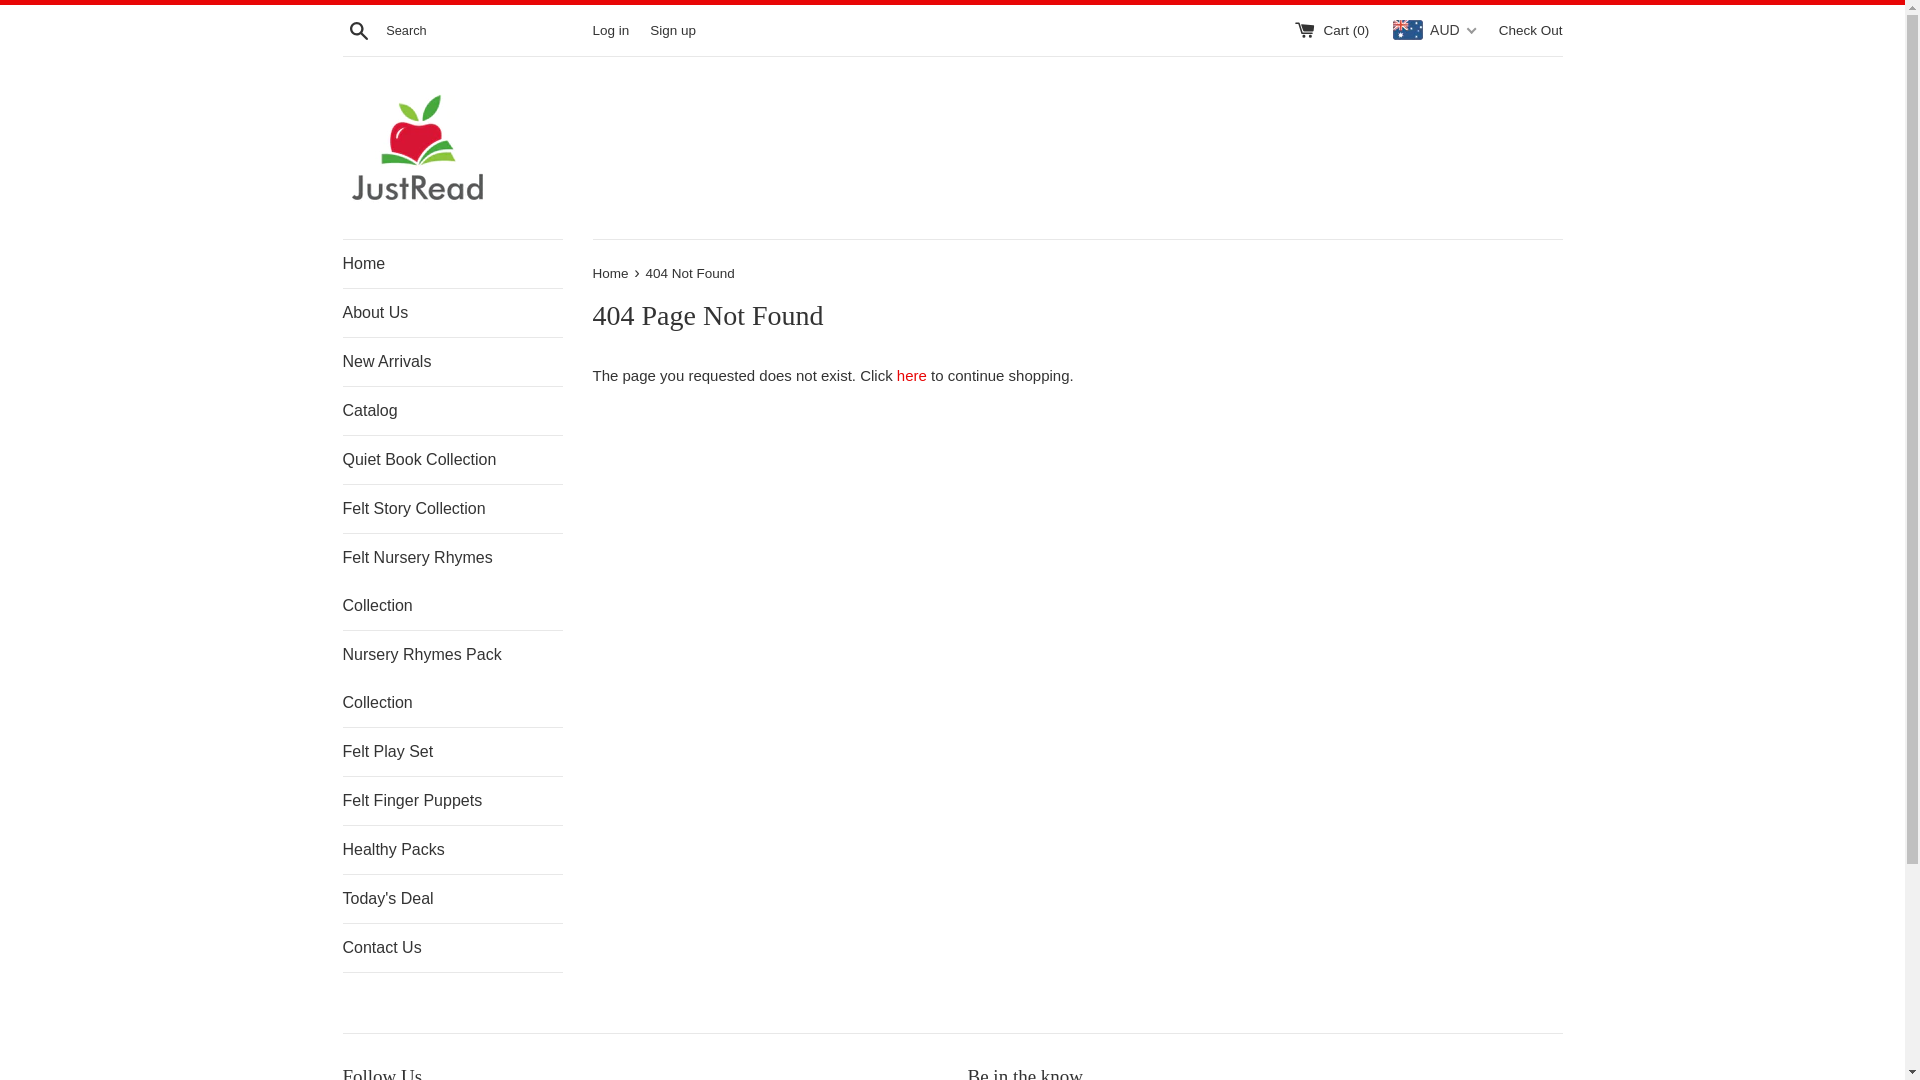 The width and height of the screenshot is (1920, 1080). What do you see at coordinates (341, 947) in the screenshot?
I see `'Contact Us'` at bounding box center [341, 947].